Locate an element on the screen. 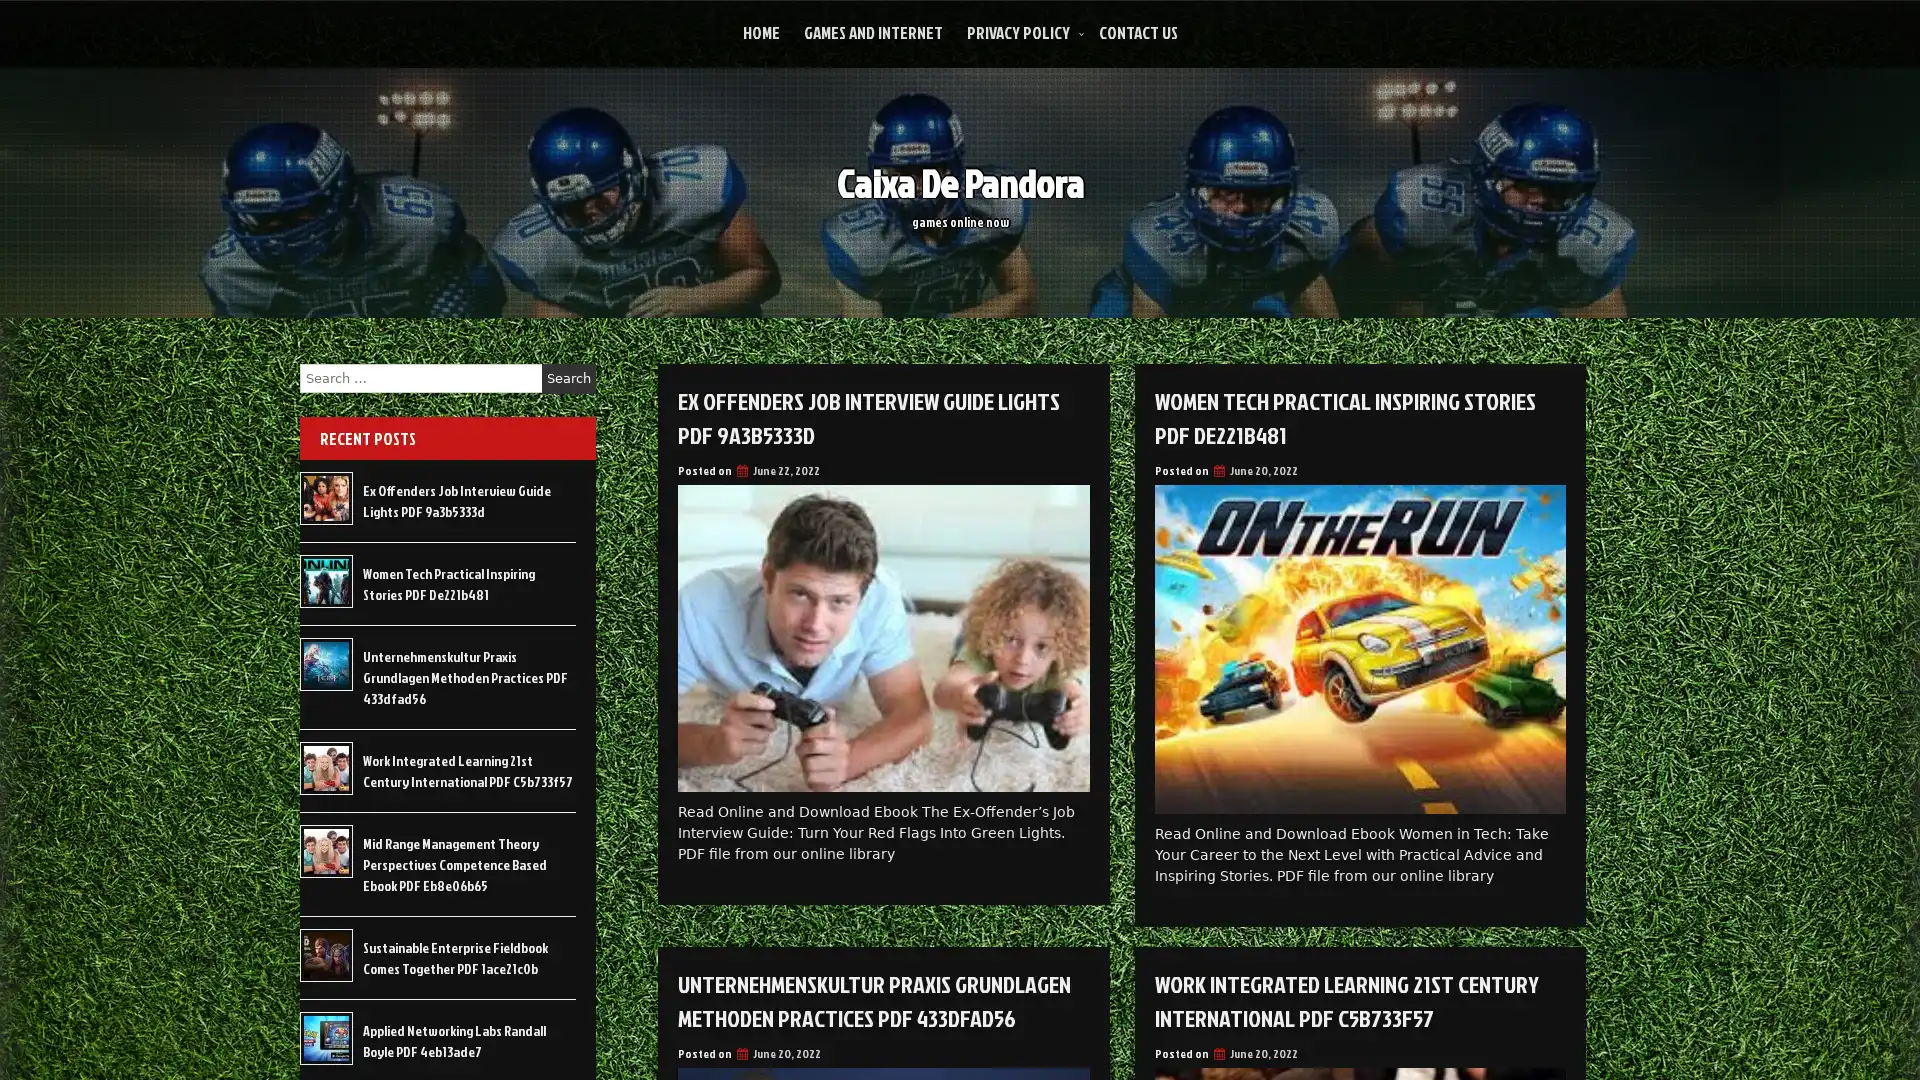  Search is located at coordinates (568, 378).